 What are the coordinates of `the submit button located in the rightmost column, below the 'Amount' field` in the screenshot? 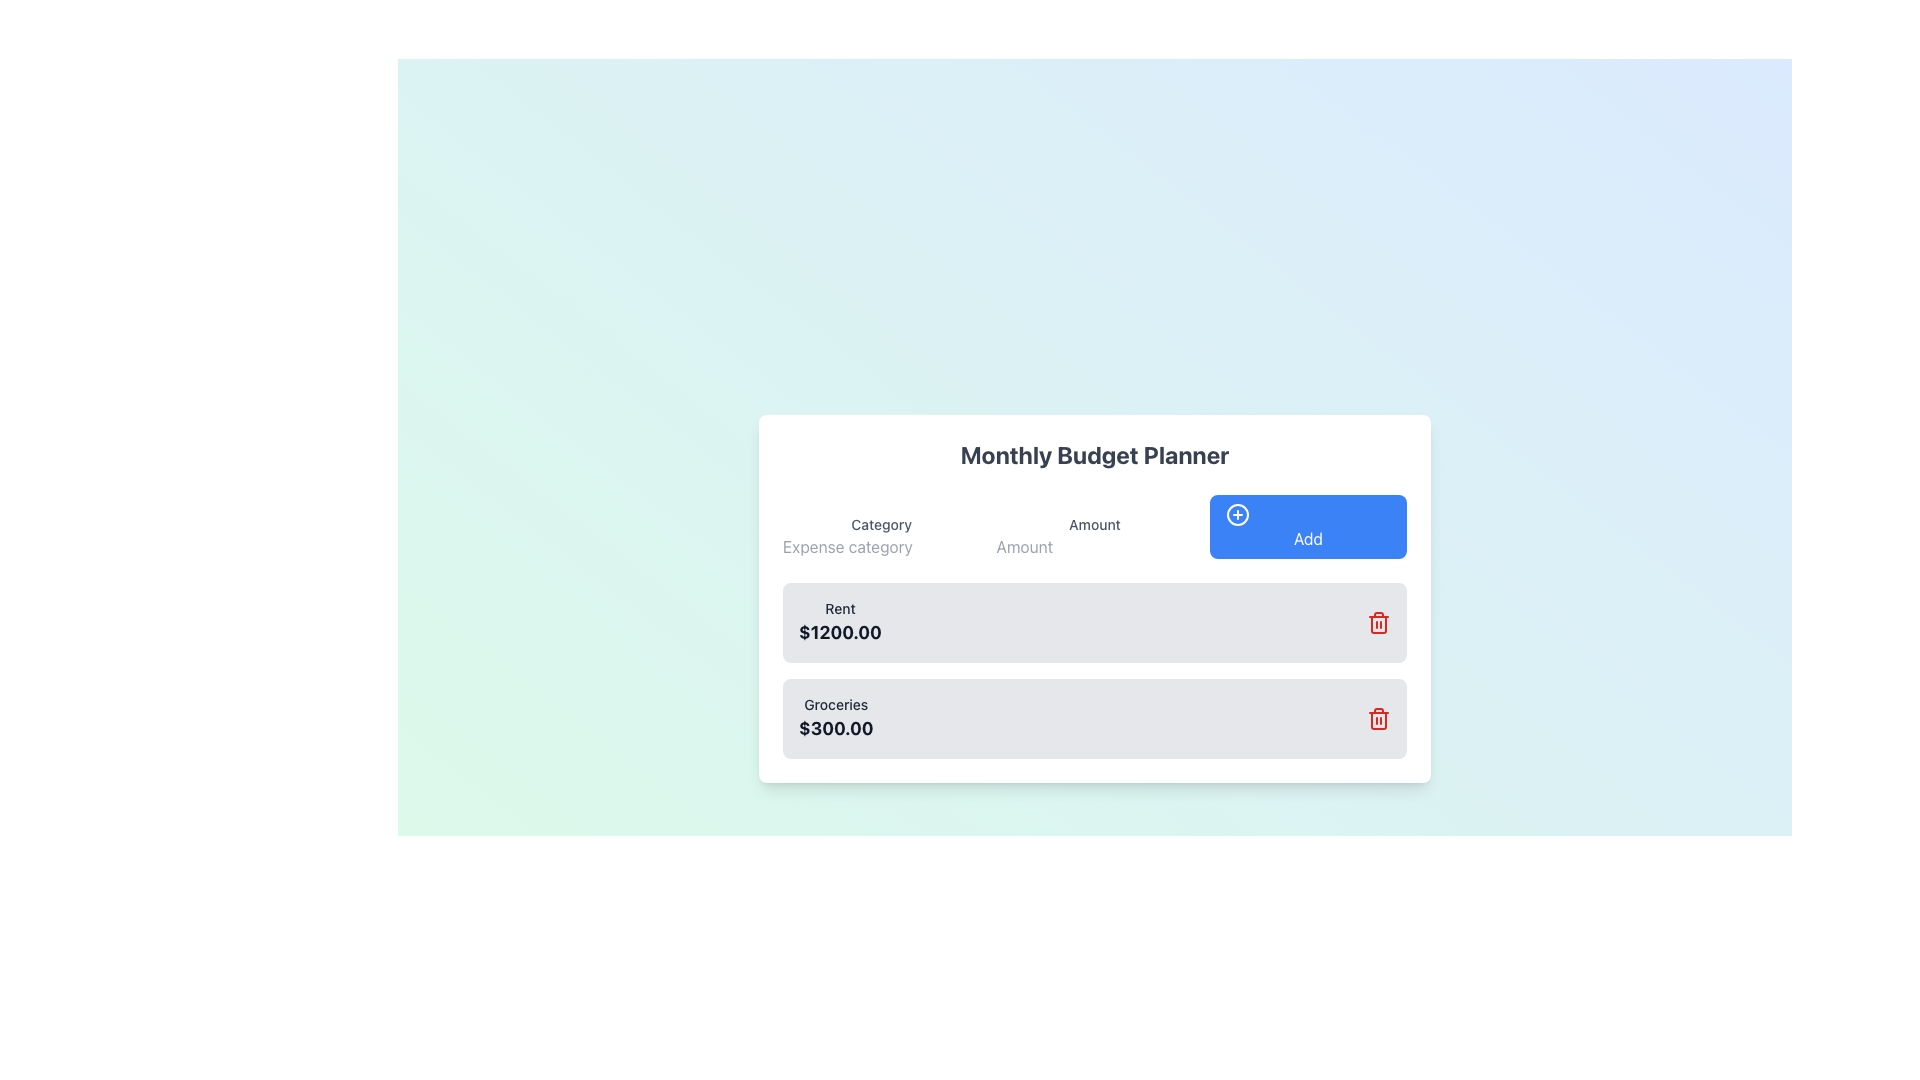 It's located at (1308, 526).